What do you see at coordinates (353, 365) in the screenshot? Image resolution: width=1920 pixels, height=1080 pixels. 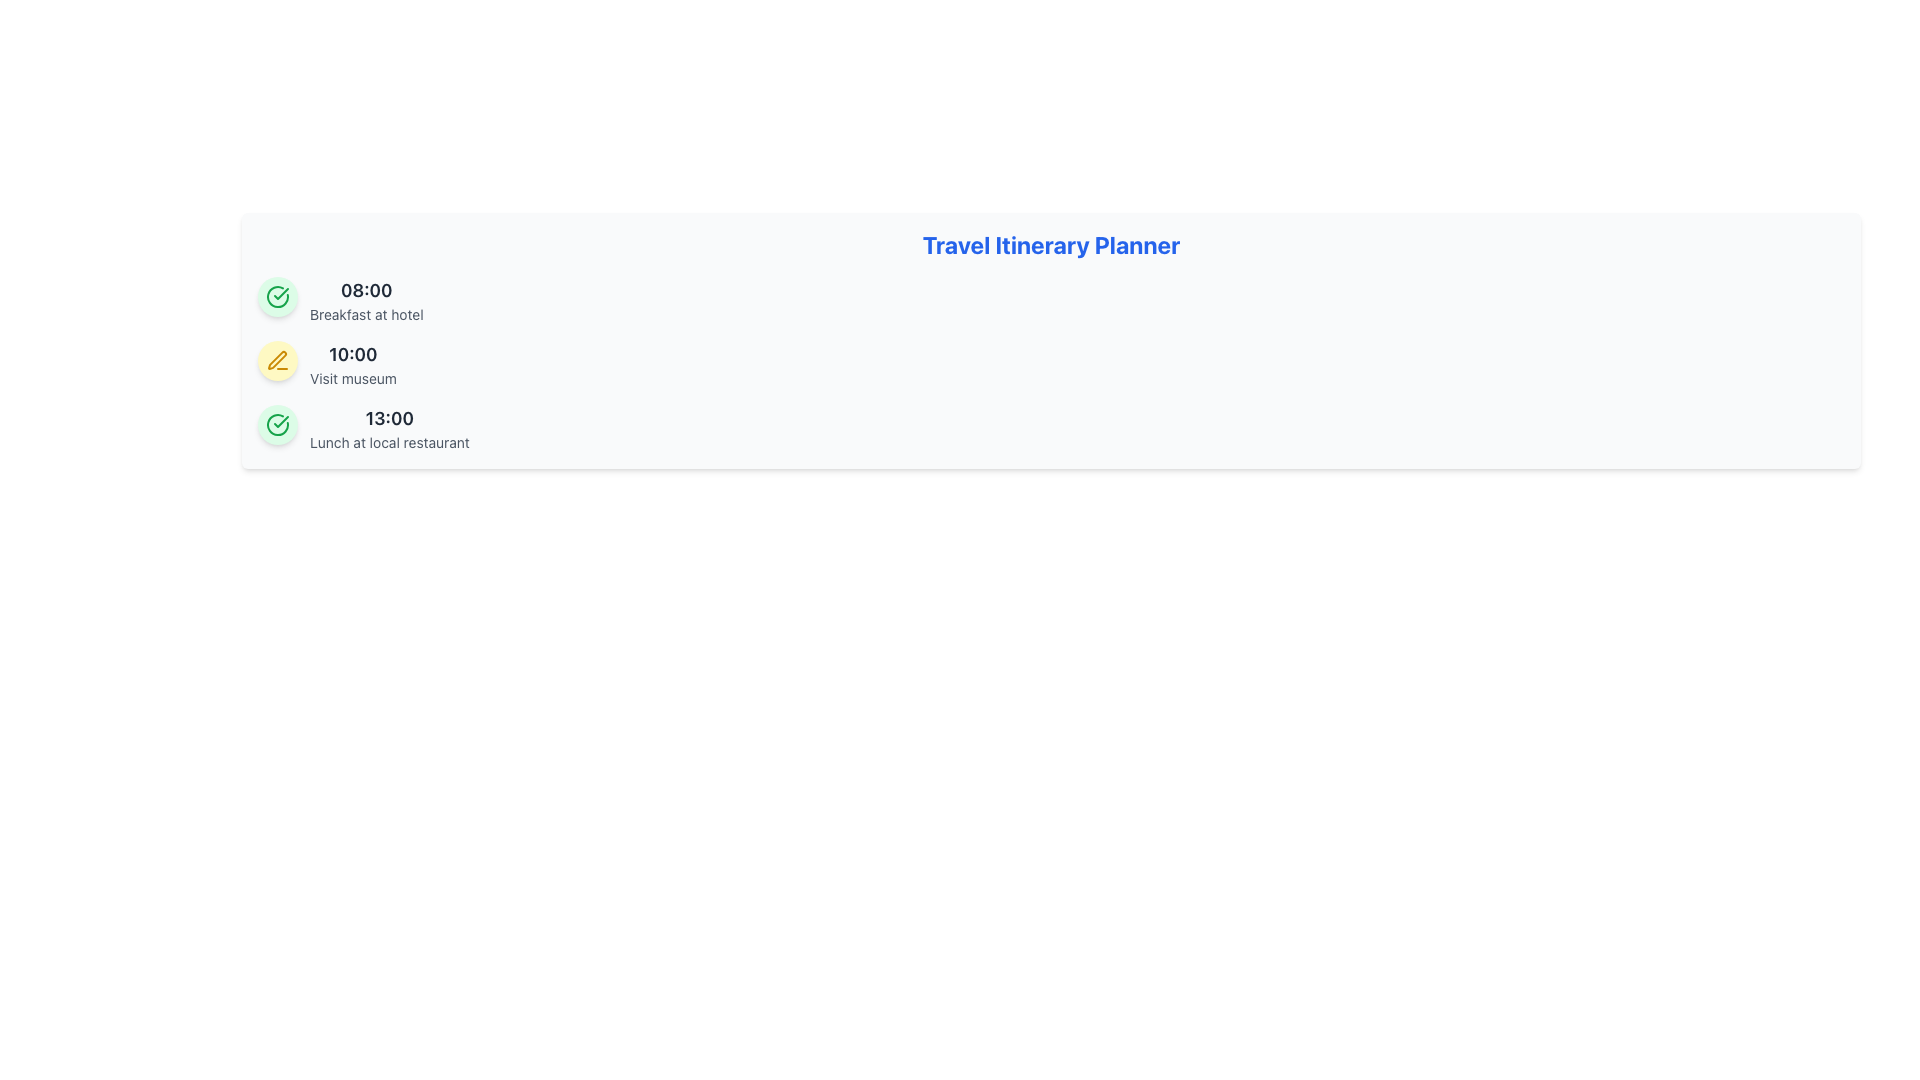 I see `the text block that displays the schedule entry showing '10:00' and 'Visit museum', which is centrally located between '08:00 Breakfast at hotel' and '13:00 Lunch at local restaurant'` at bounding box center [353, 365].